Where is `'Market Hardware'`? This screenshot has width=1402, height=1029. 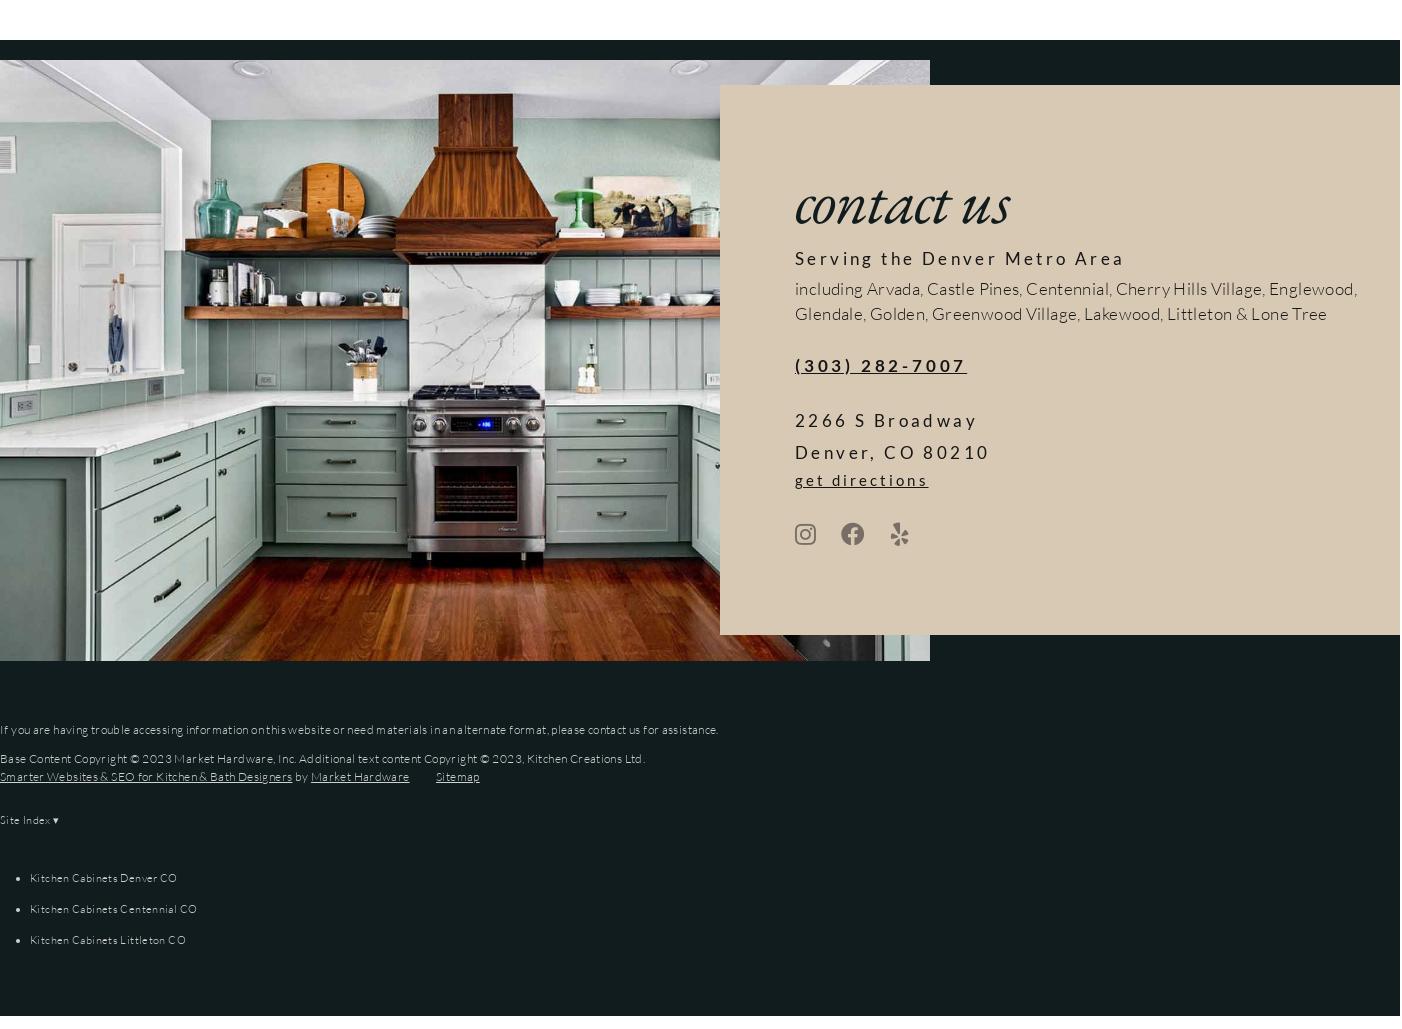 'Market Hardware' is located at coordinates (359, 775).